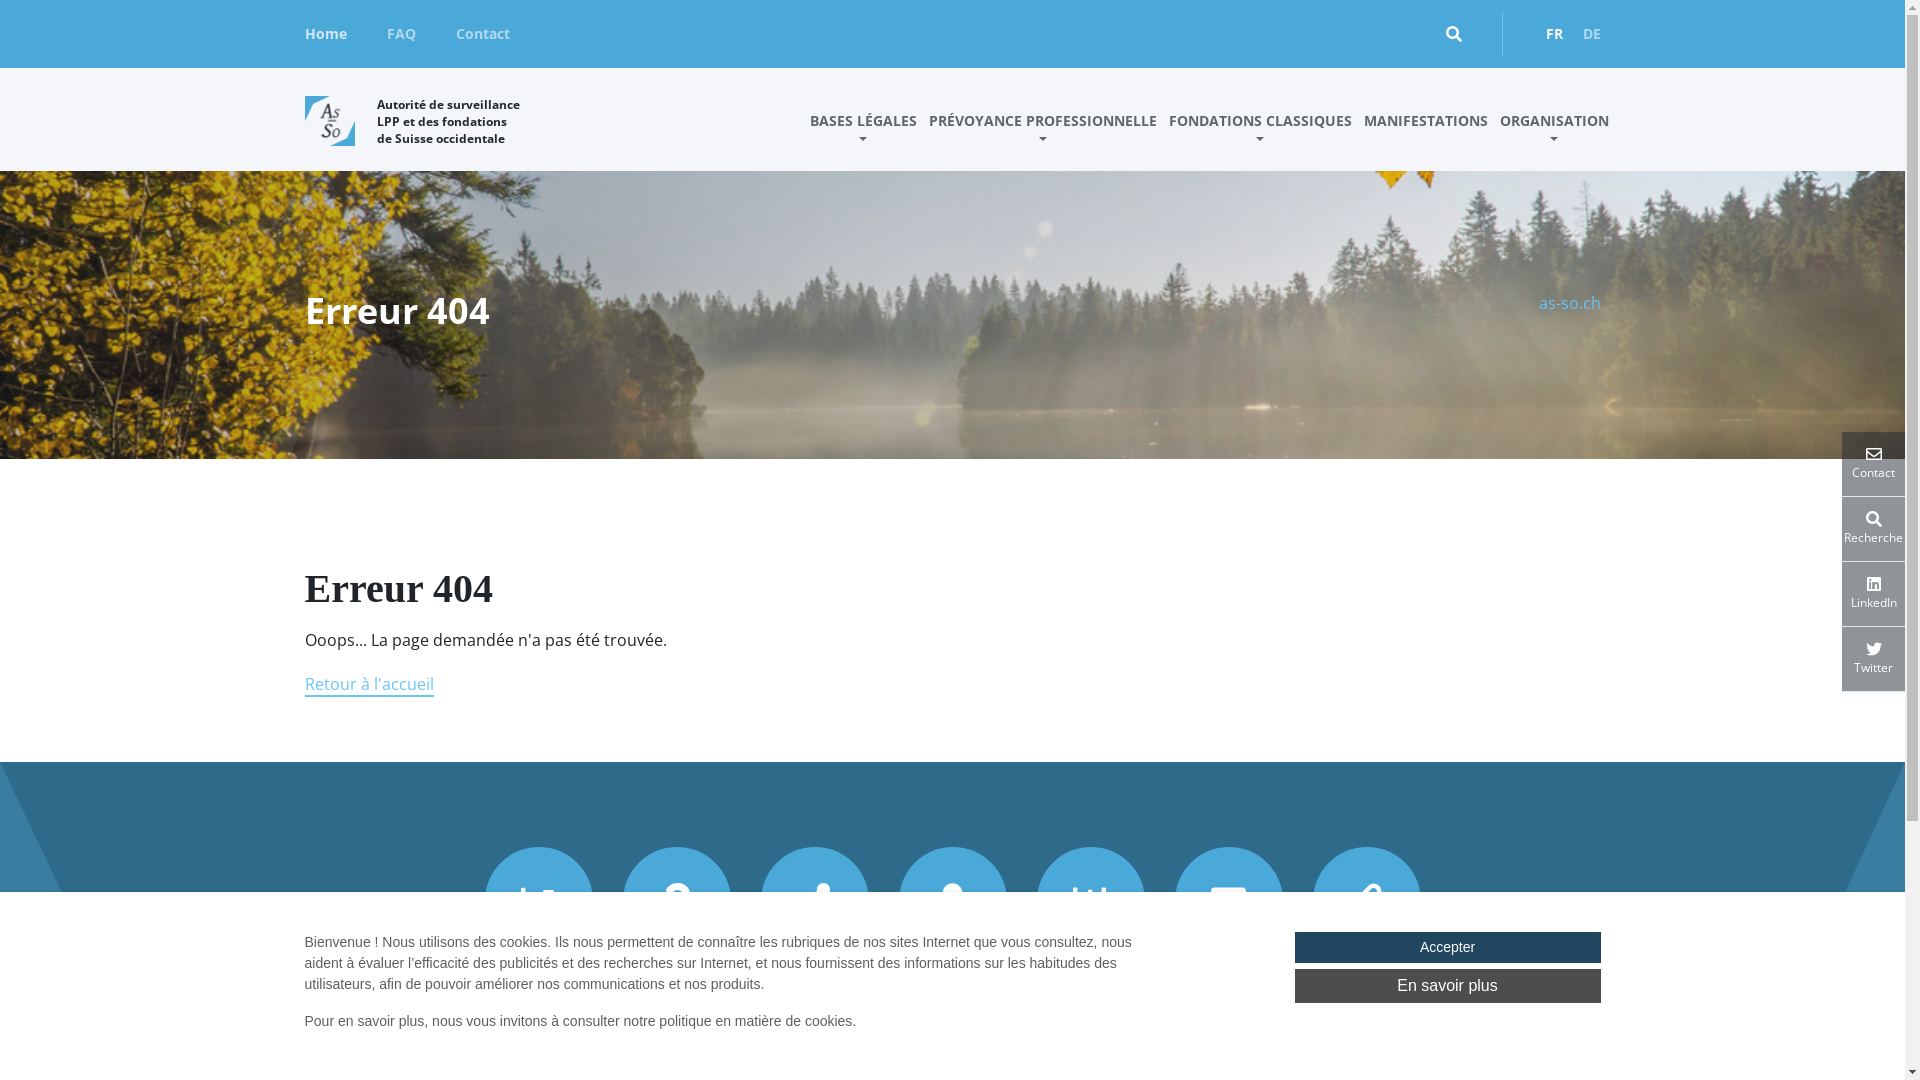  Describe the element at coordinates (1446, 985) in the screenshot. I see `'En savoir plus'` at that location.